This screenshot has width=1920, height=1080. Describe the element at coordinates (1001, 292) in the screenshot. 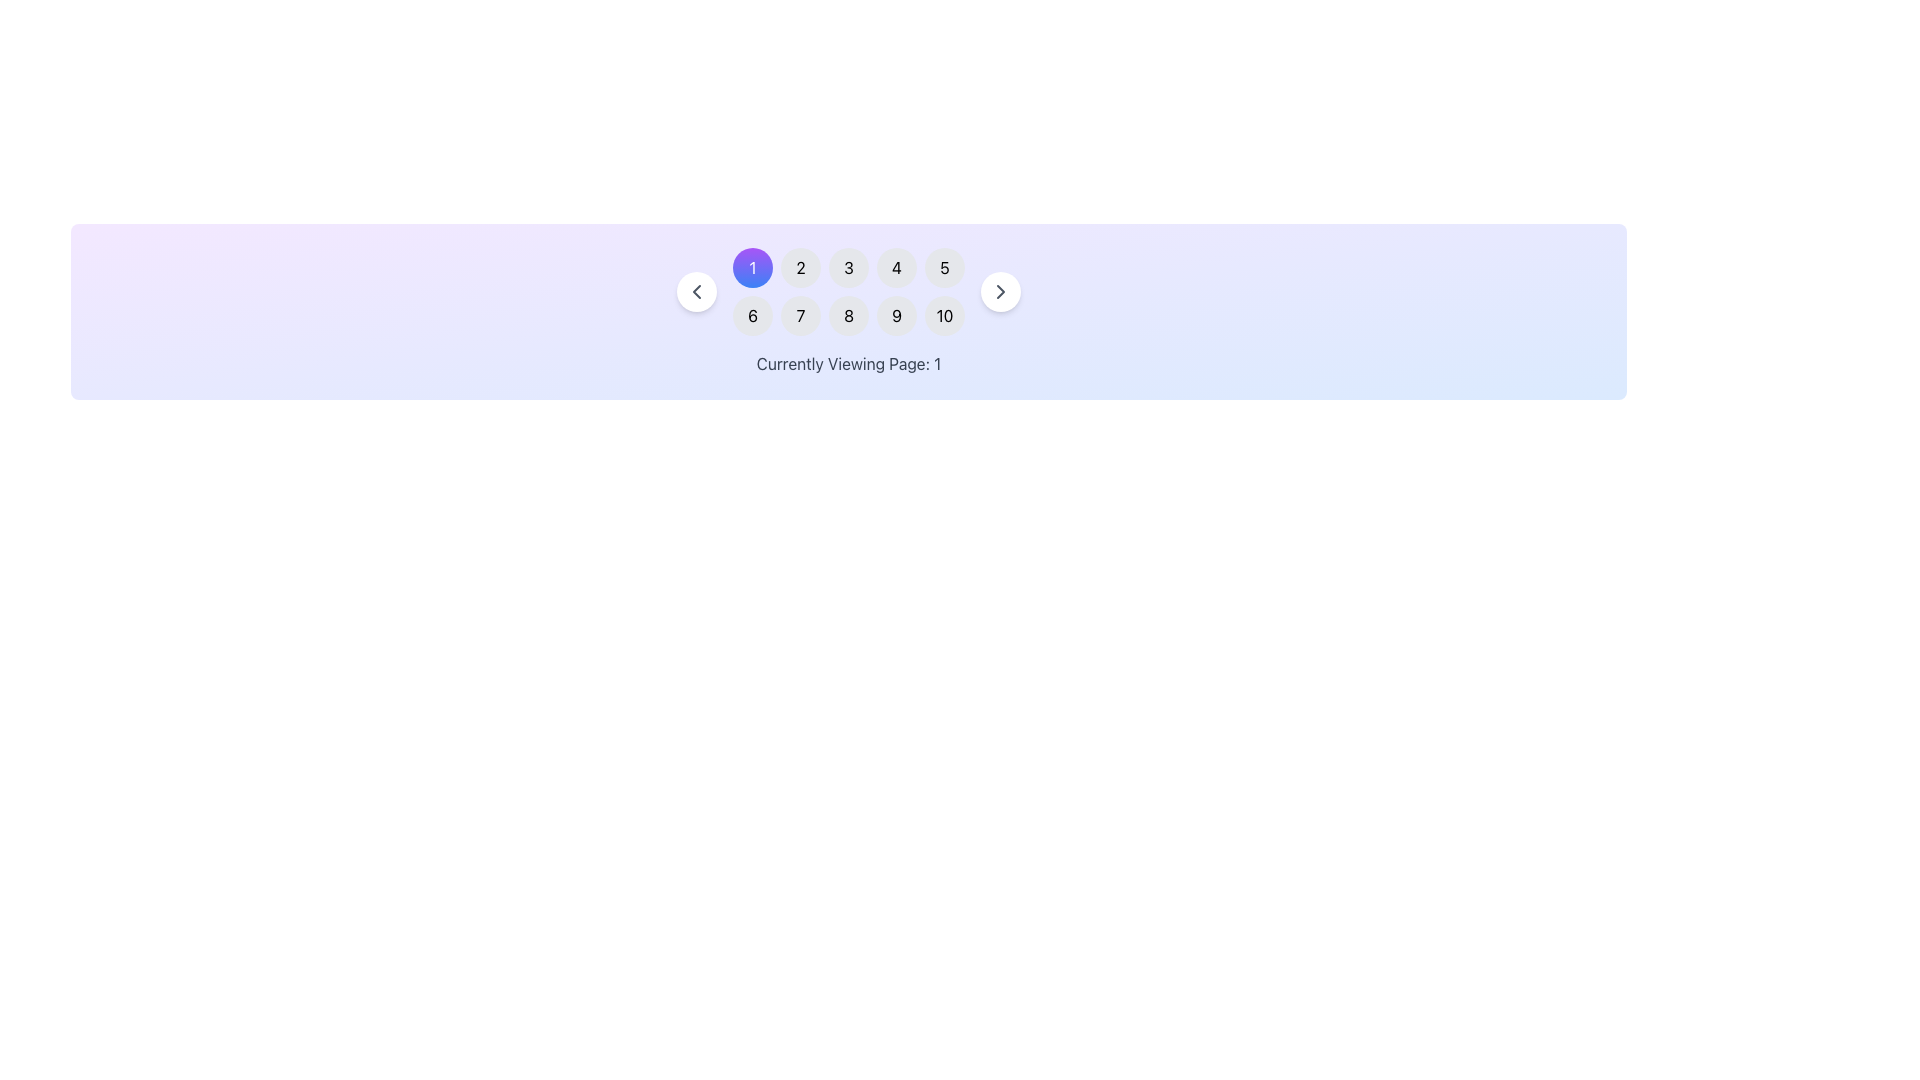

I see `the circular button with a white background and gray right-pointing chevron icon in the pagination section` at that location.